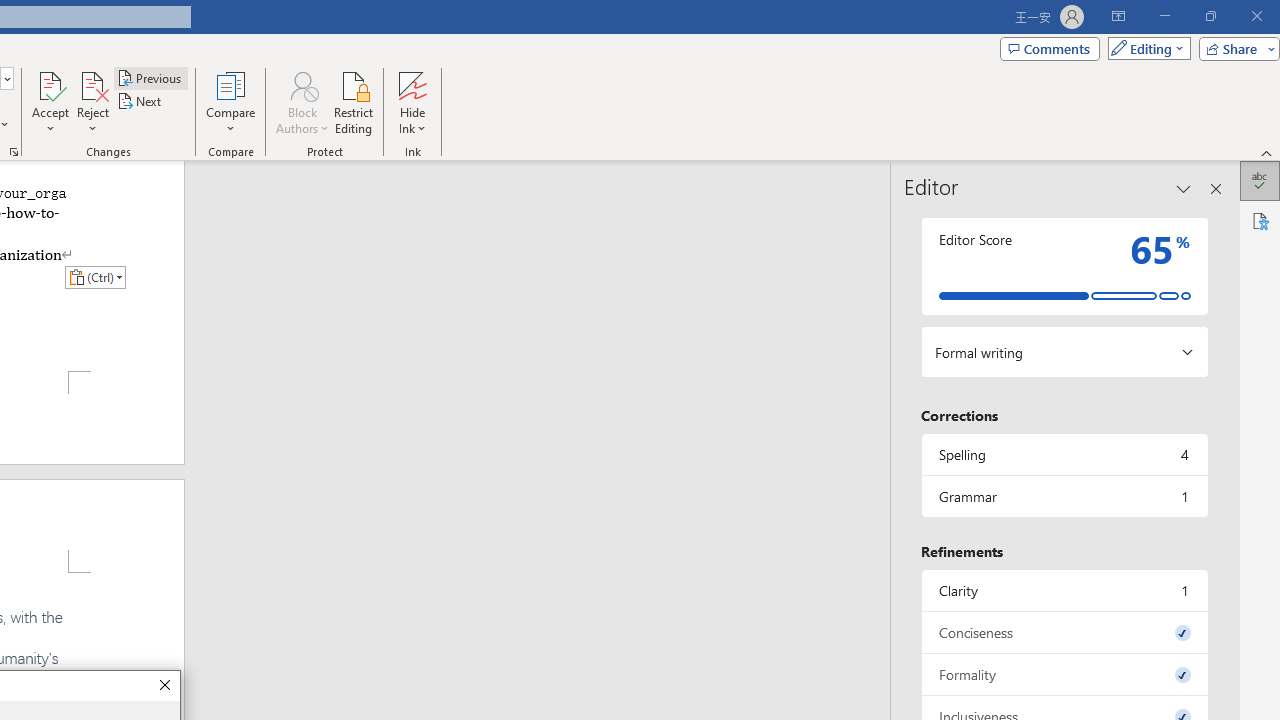 This screenshot has width=1280, height=720. I want to click on 'Grammar, 1 issue. Press space or enter to review items.', so click(1063, 495).